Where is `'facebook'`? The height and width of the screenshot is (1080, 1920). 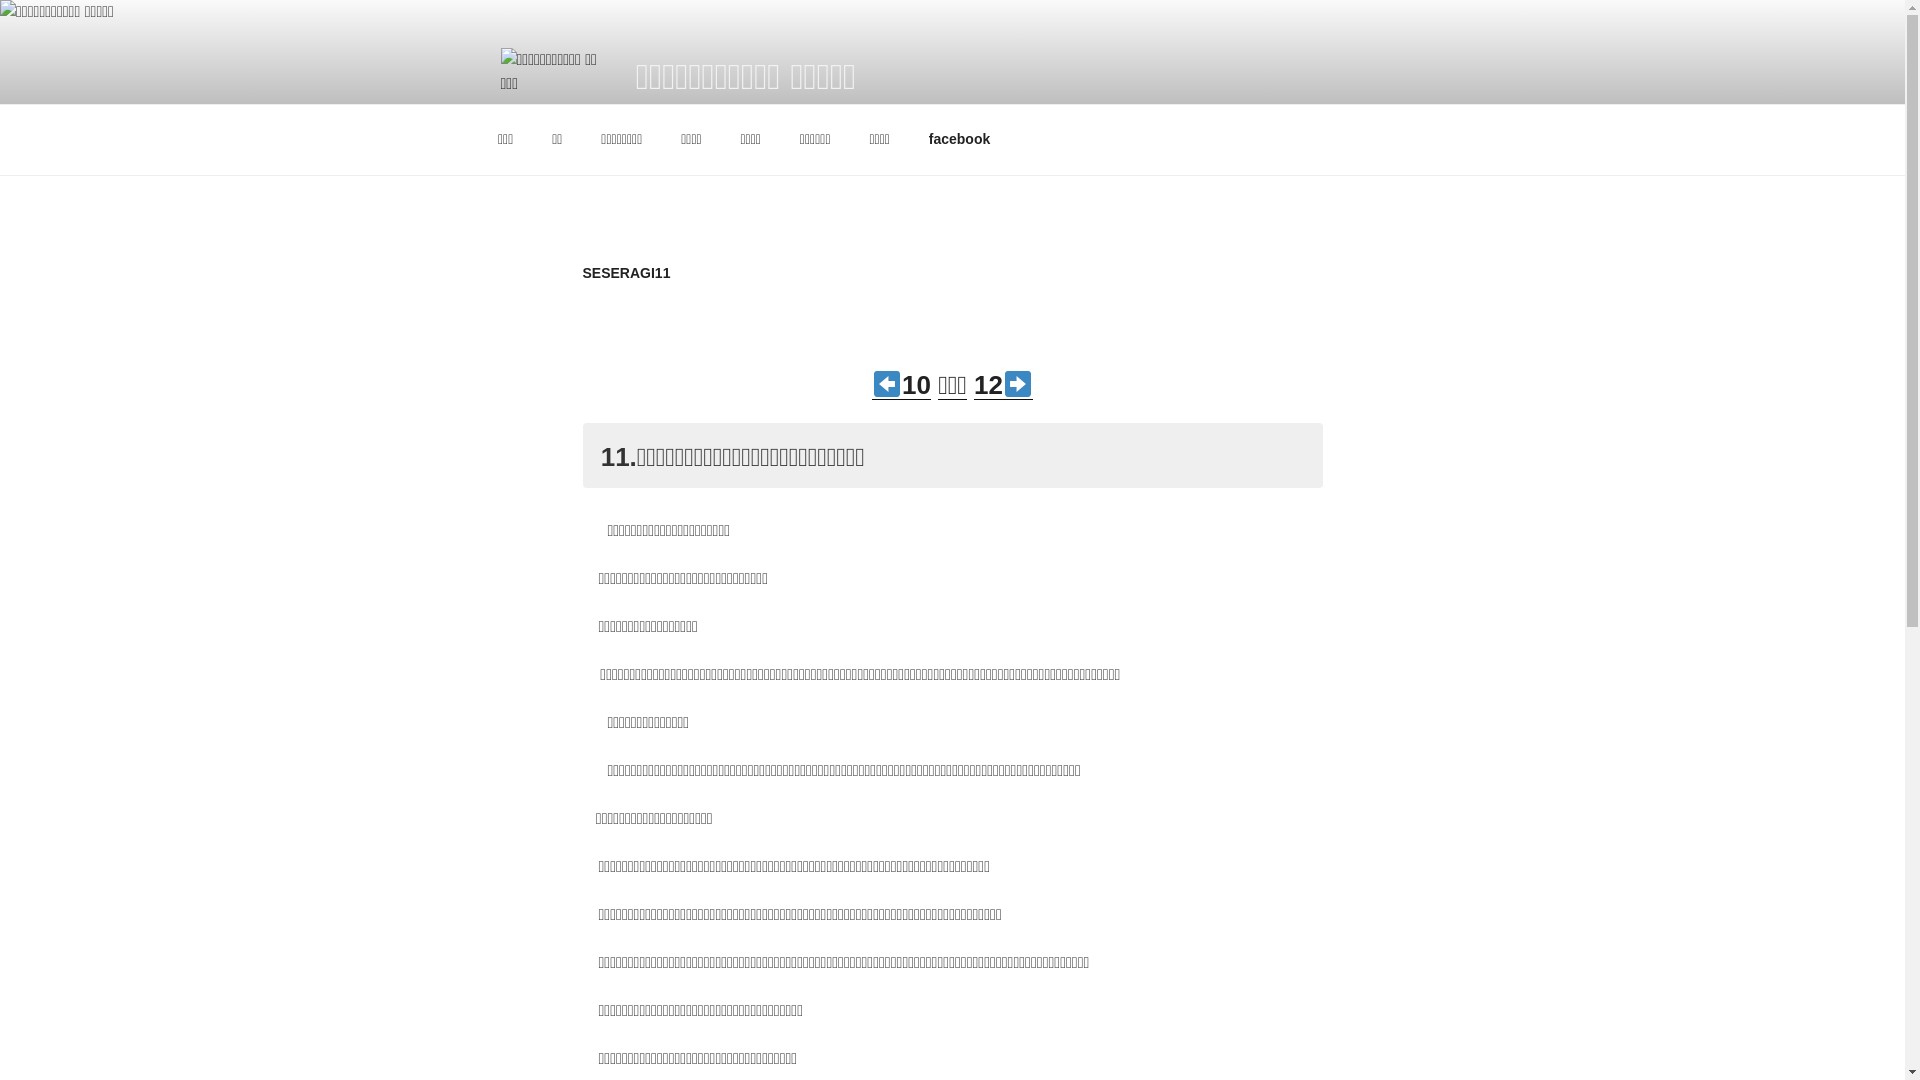
'facebook' is located at coordinates (958, 138).